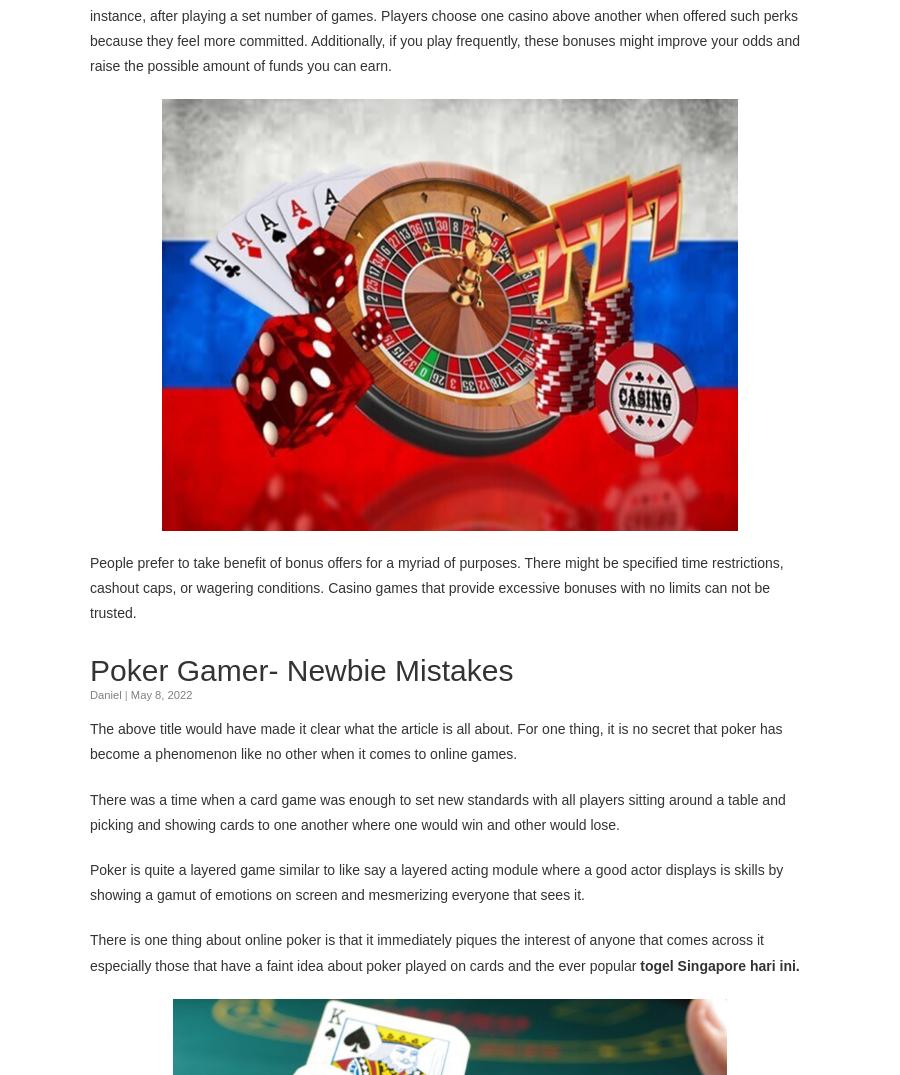 Image resolution: width=900 pixels, height=1075 pixels. Describe the element at coordinates (797, 963) in the screenshot. I see `'.'` at that location.